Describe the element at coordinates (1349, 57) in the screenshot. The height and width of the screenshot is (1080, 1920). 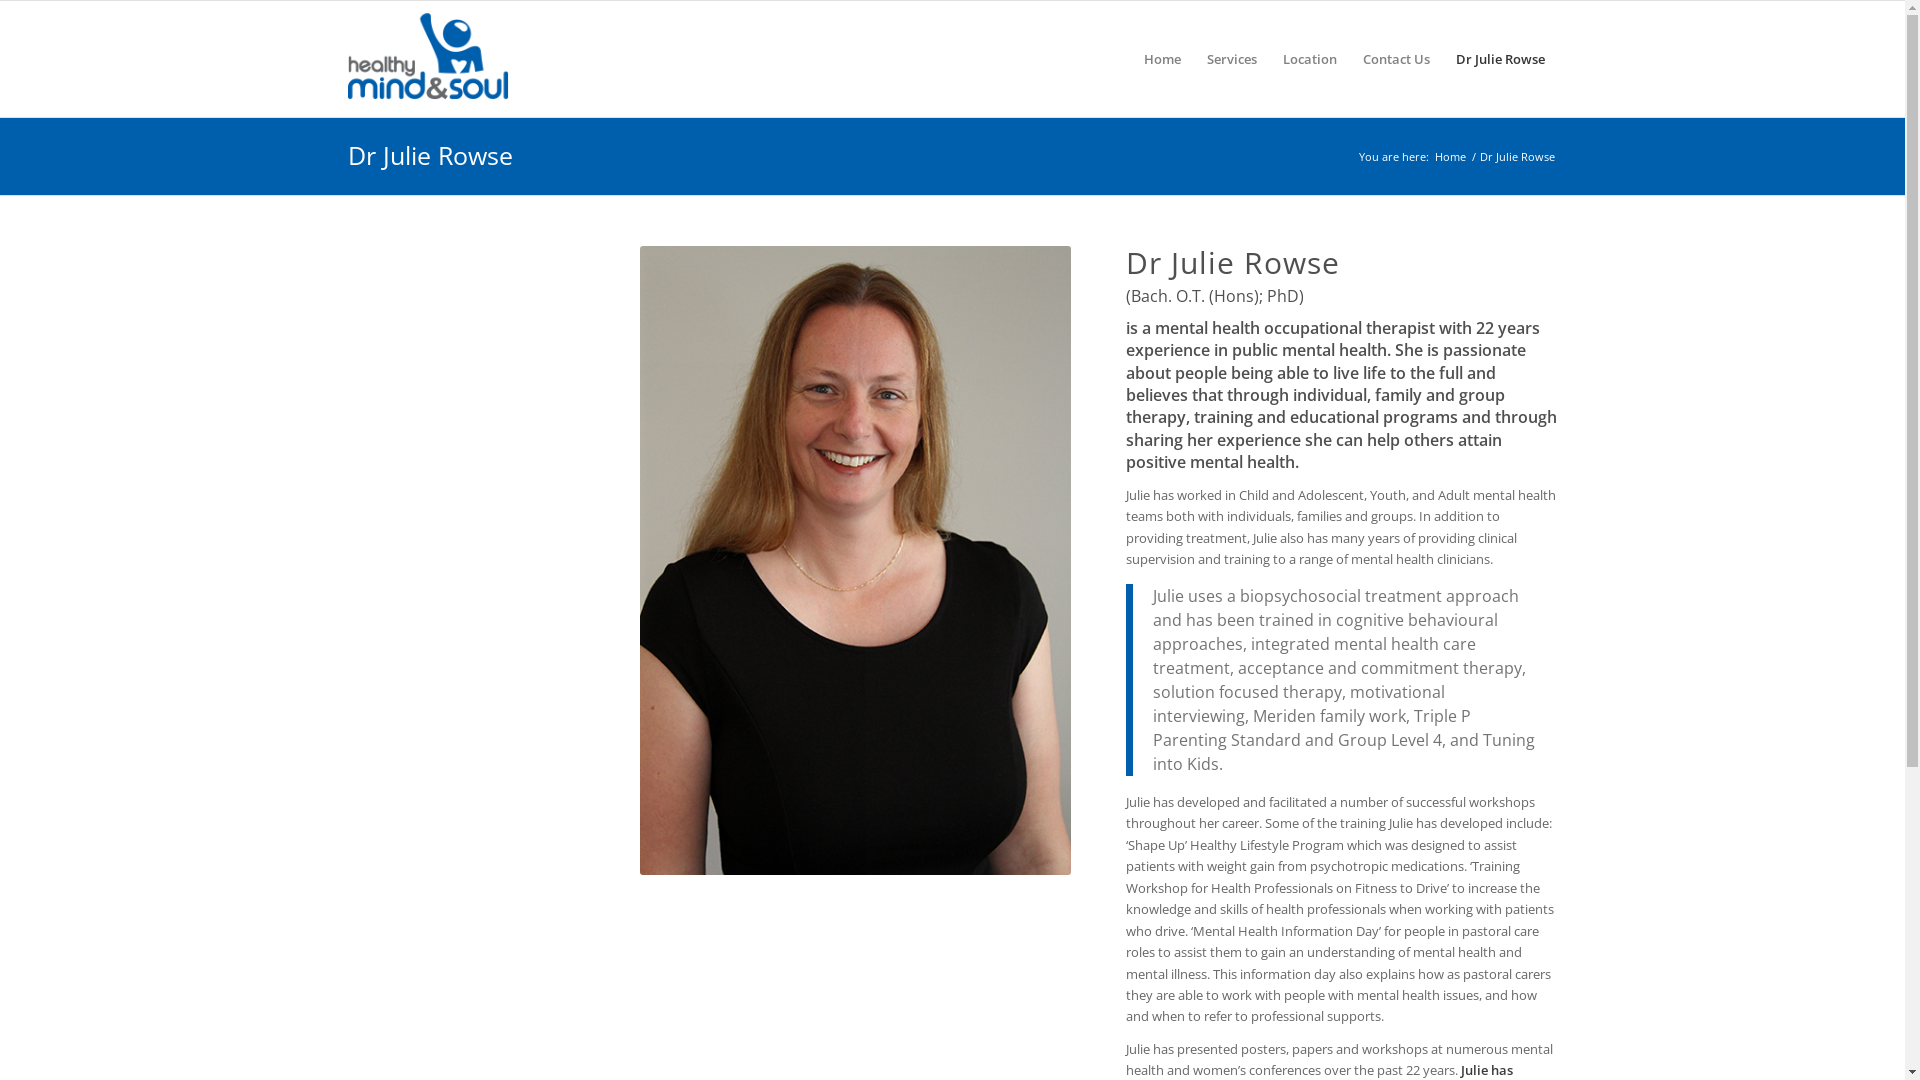
I see `'Contact Us'` at that location.